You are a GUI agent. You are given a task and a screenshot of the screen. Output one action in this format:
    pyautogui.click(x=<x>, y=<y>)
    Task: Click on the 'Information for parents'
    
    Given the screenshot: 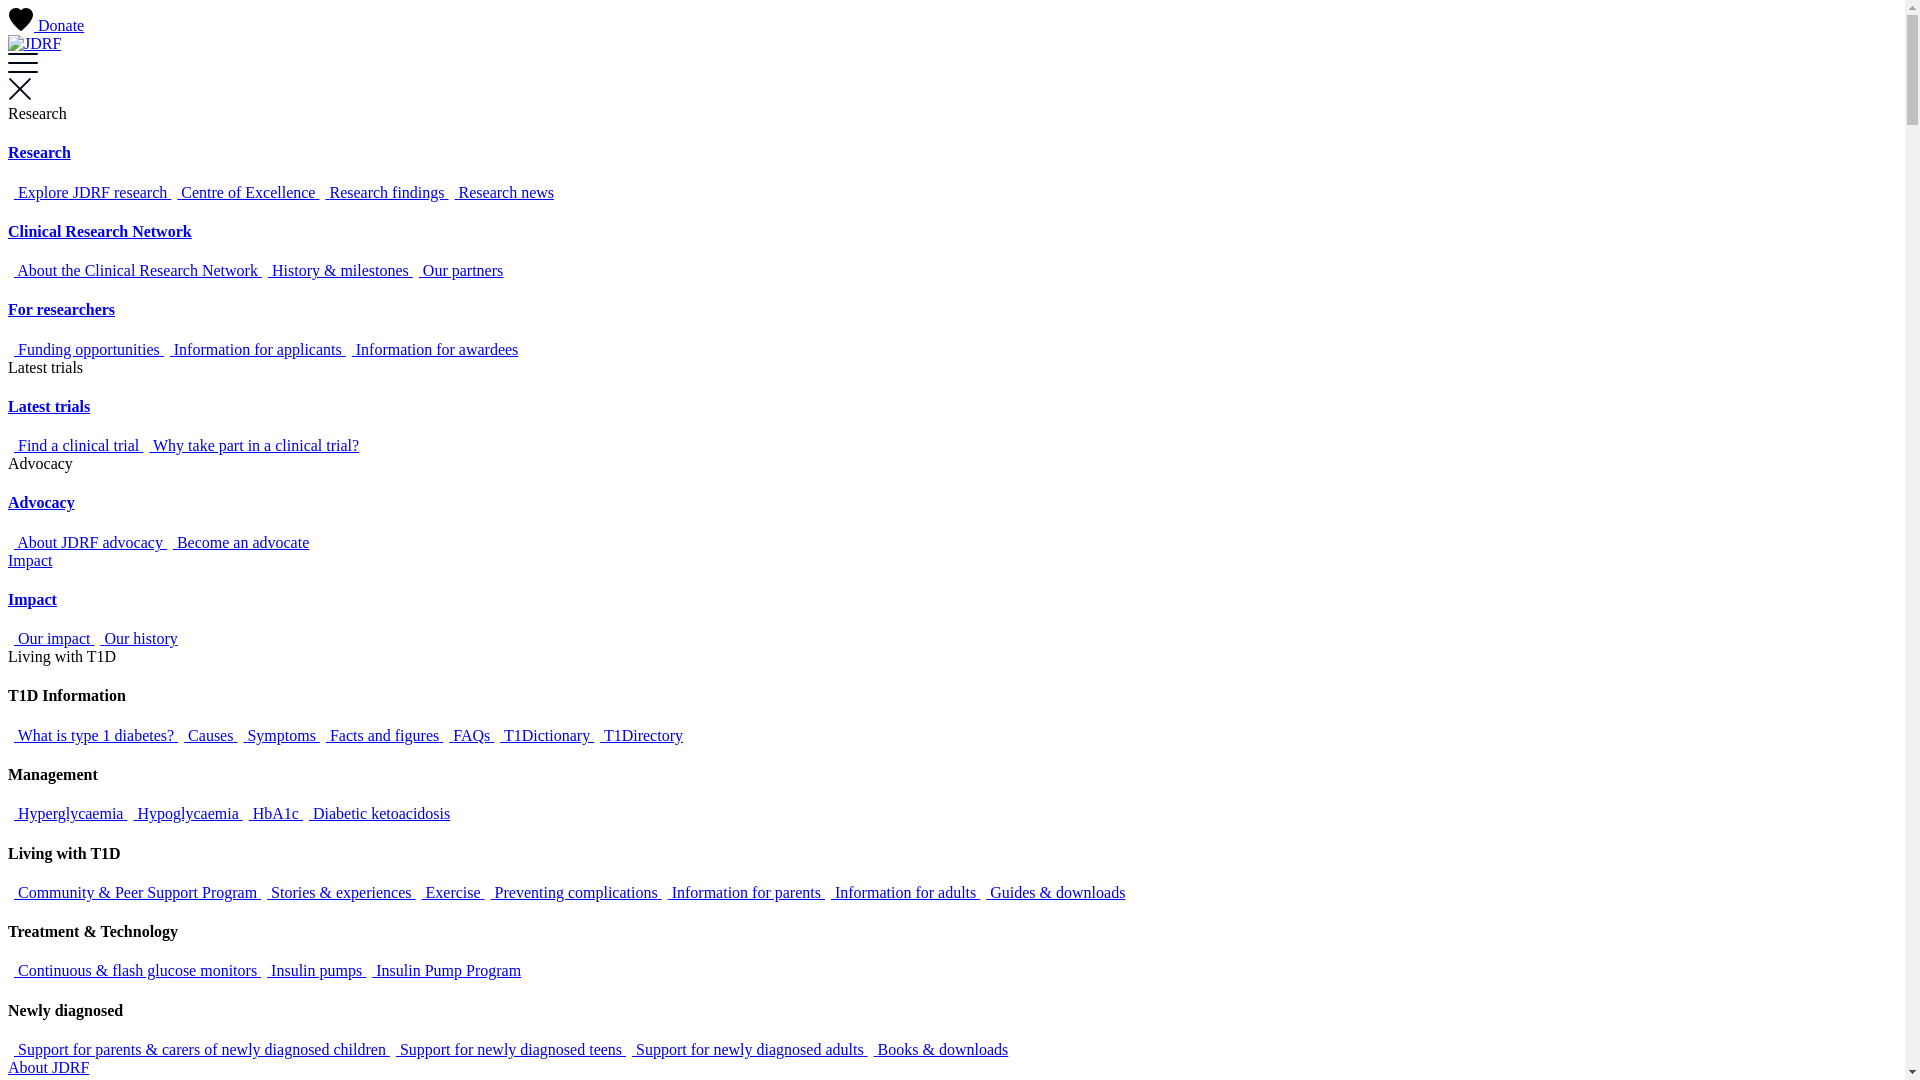 What is the action you would take?
    pyautogui.click(x=742, y=891)
    